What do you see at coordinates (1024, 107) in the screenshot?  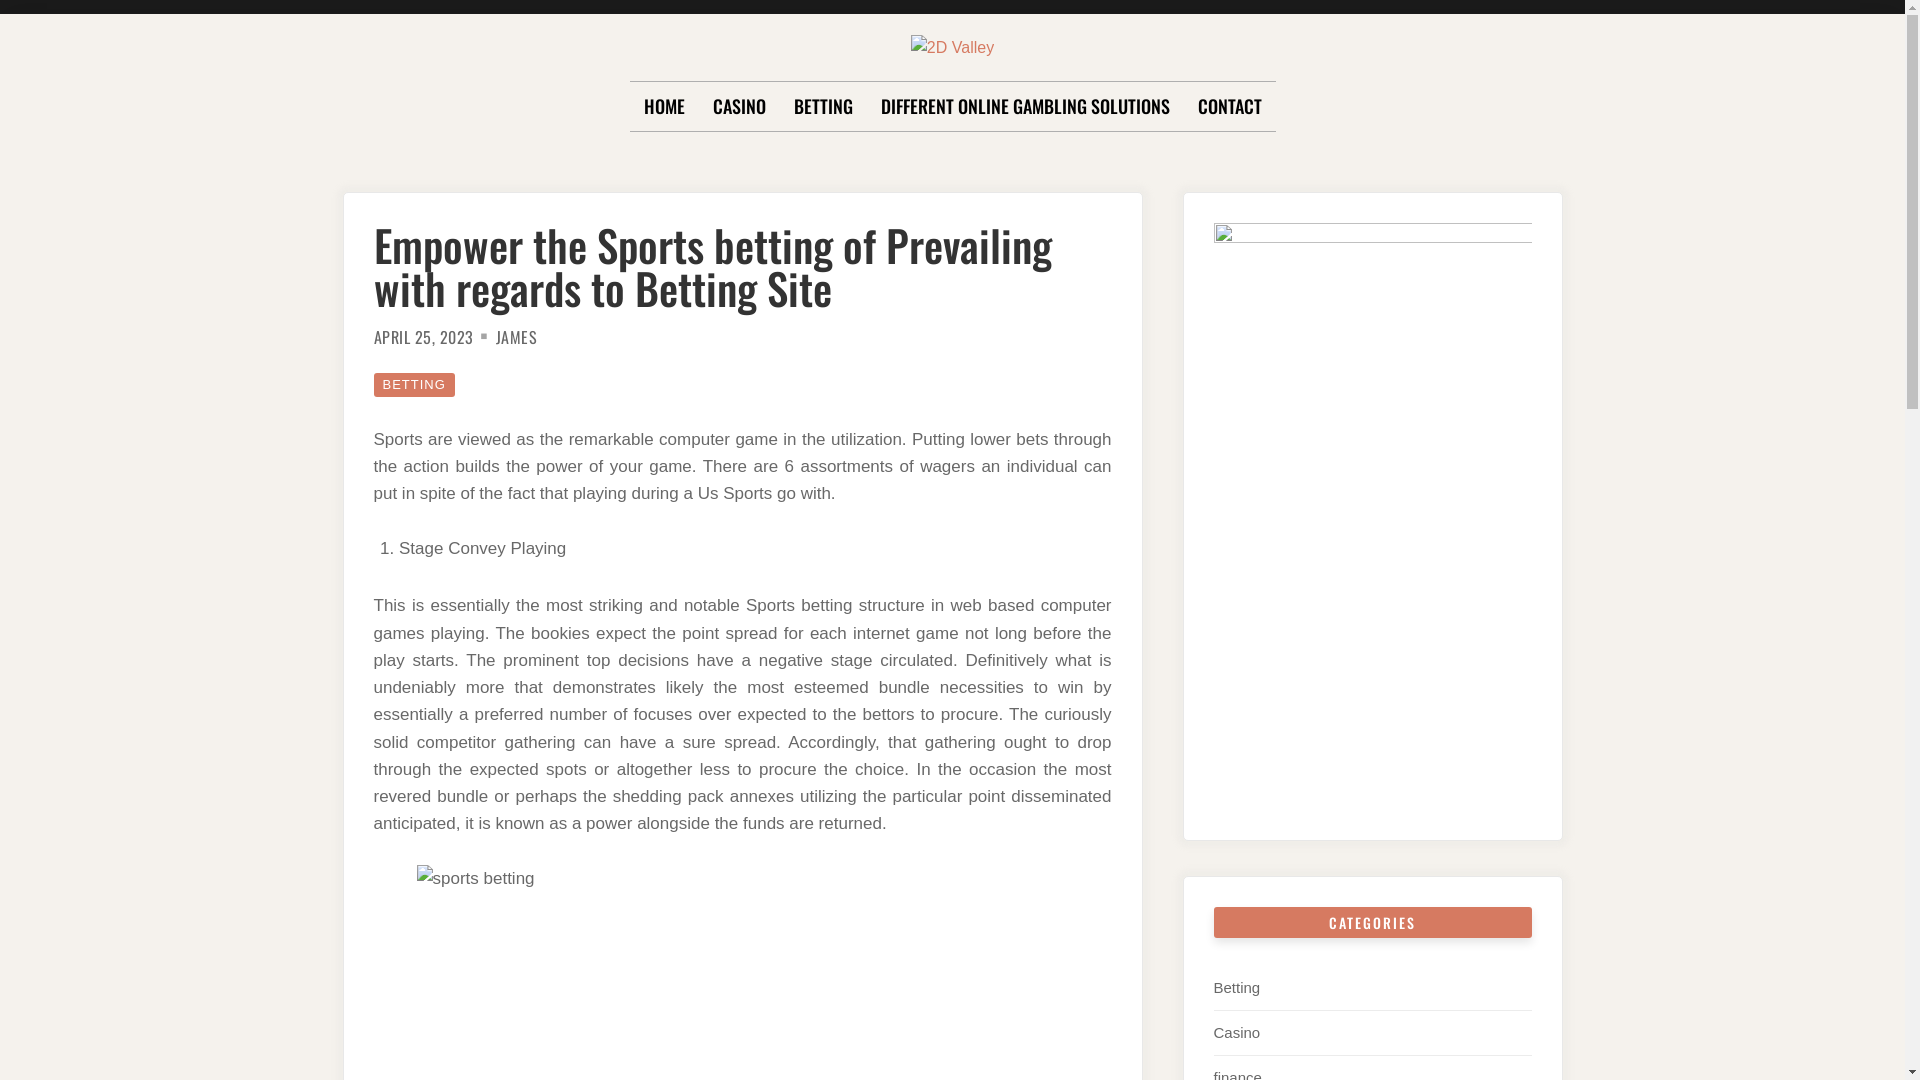 I see `'DIFFERENT ONLINE GAMBLING SOLUTIONS'` at bounding box center [1024, 107].